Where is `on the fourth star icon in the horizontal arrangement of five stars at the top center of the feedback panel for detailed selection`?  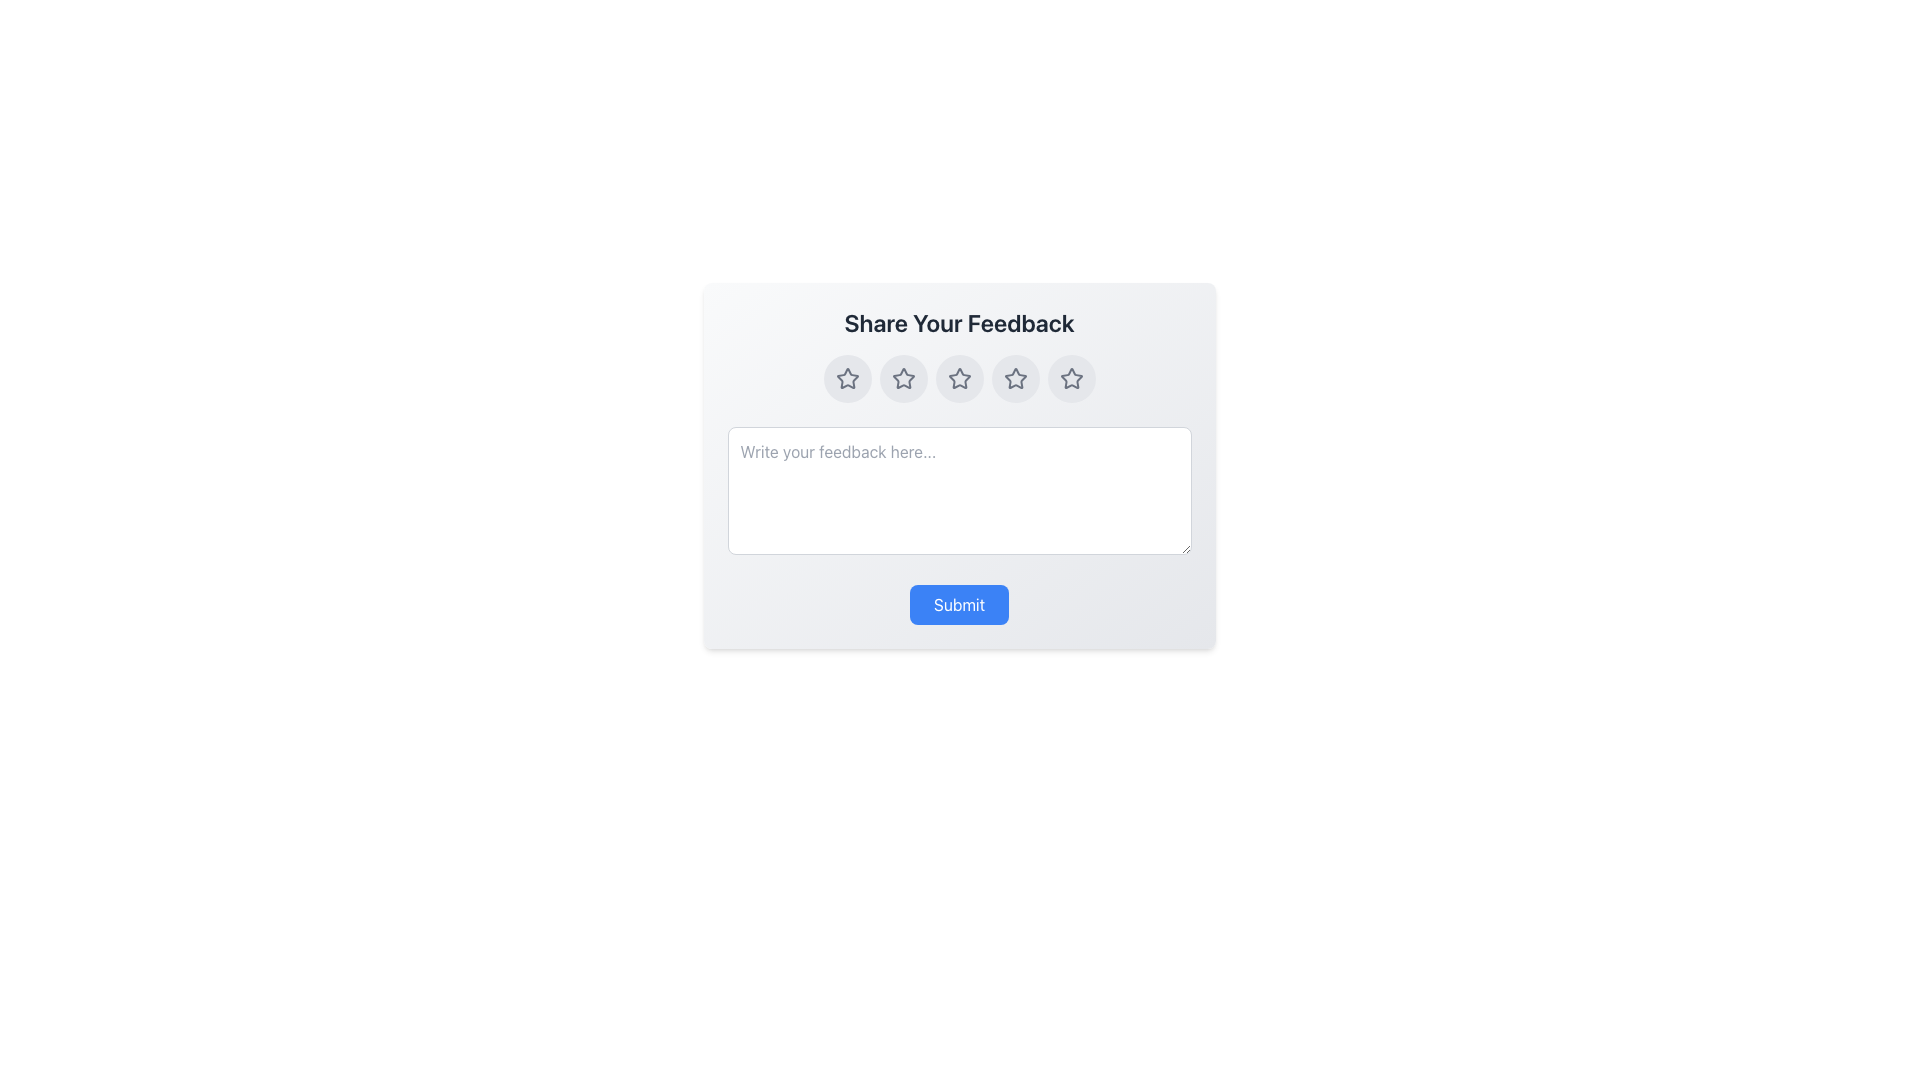 on the fourth star icon in the horizontal arrangement of five stars at the top center of the feedback panel for detailed selection is located at coordinates (1015, 378).